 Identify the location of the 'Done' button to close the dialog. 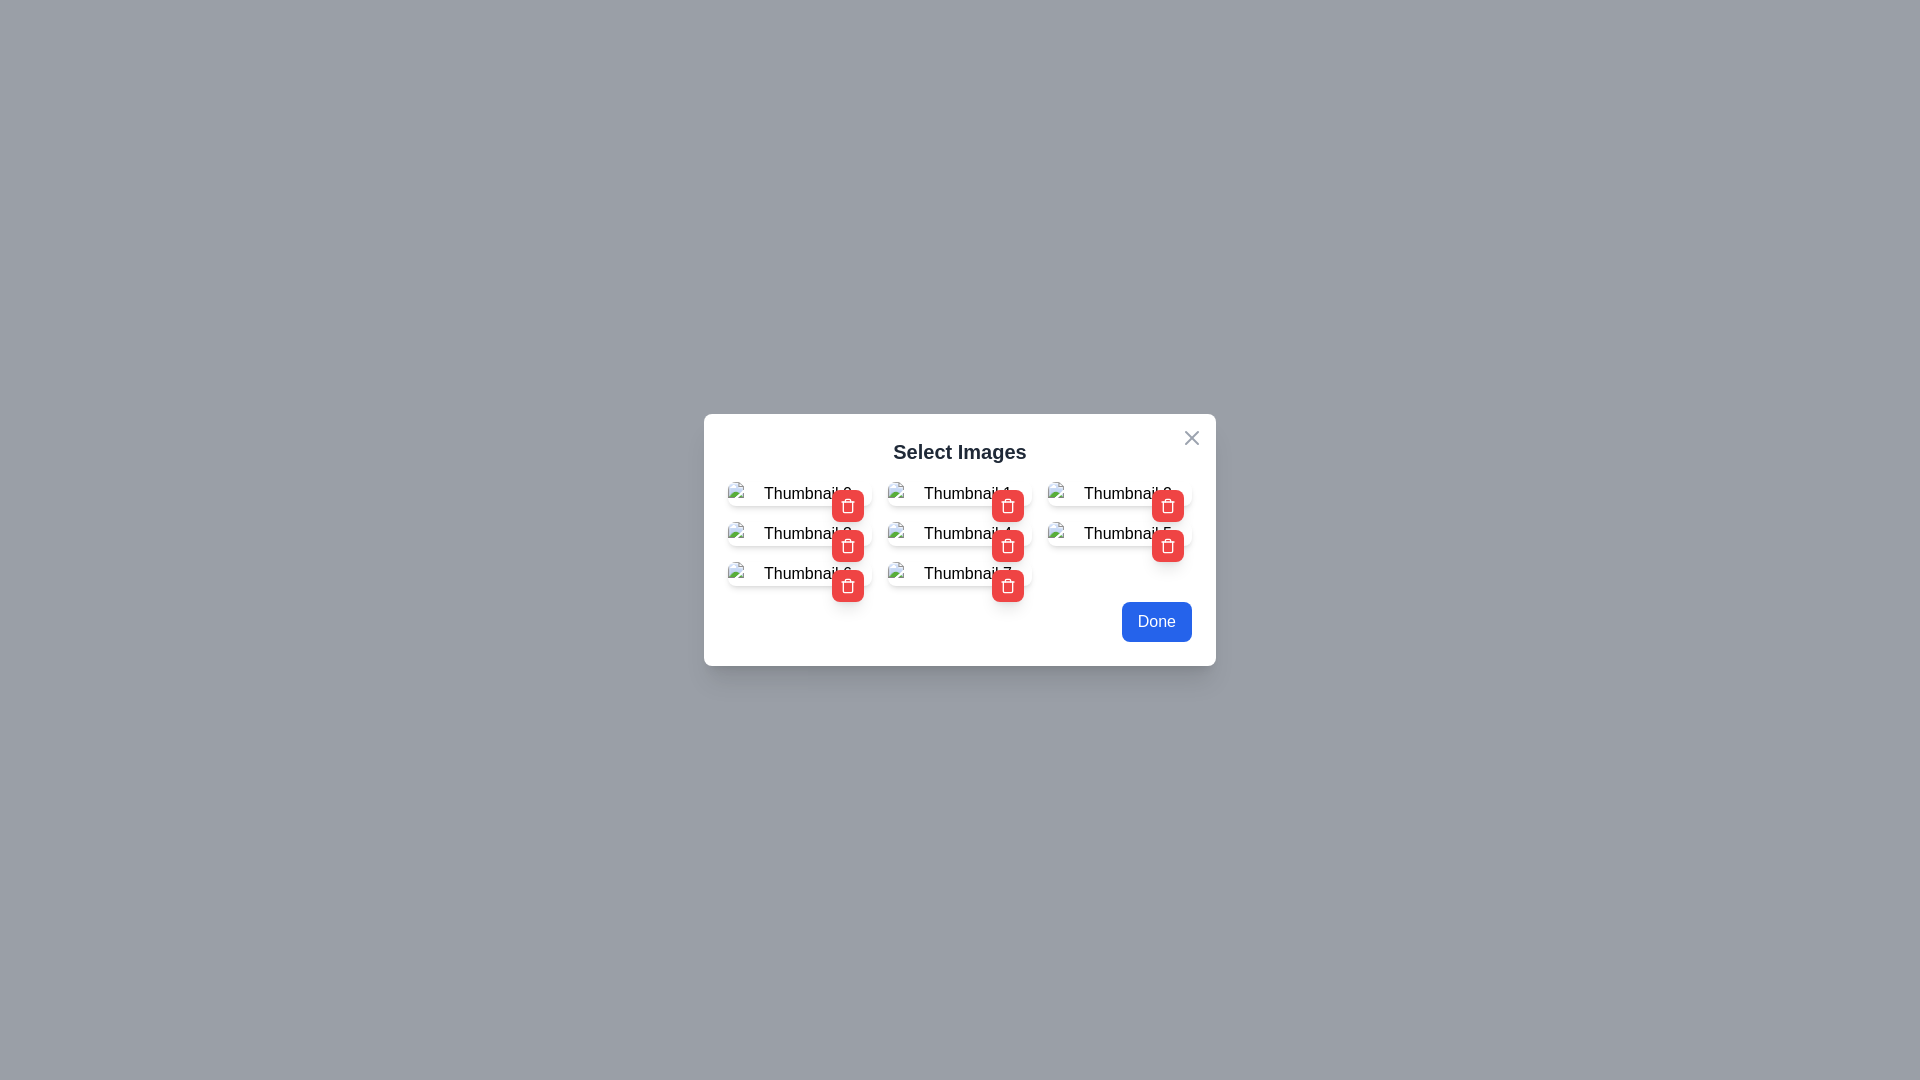
(1156, 620).